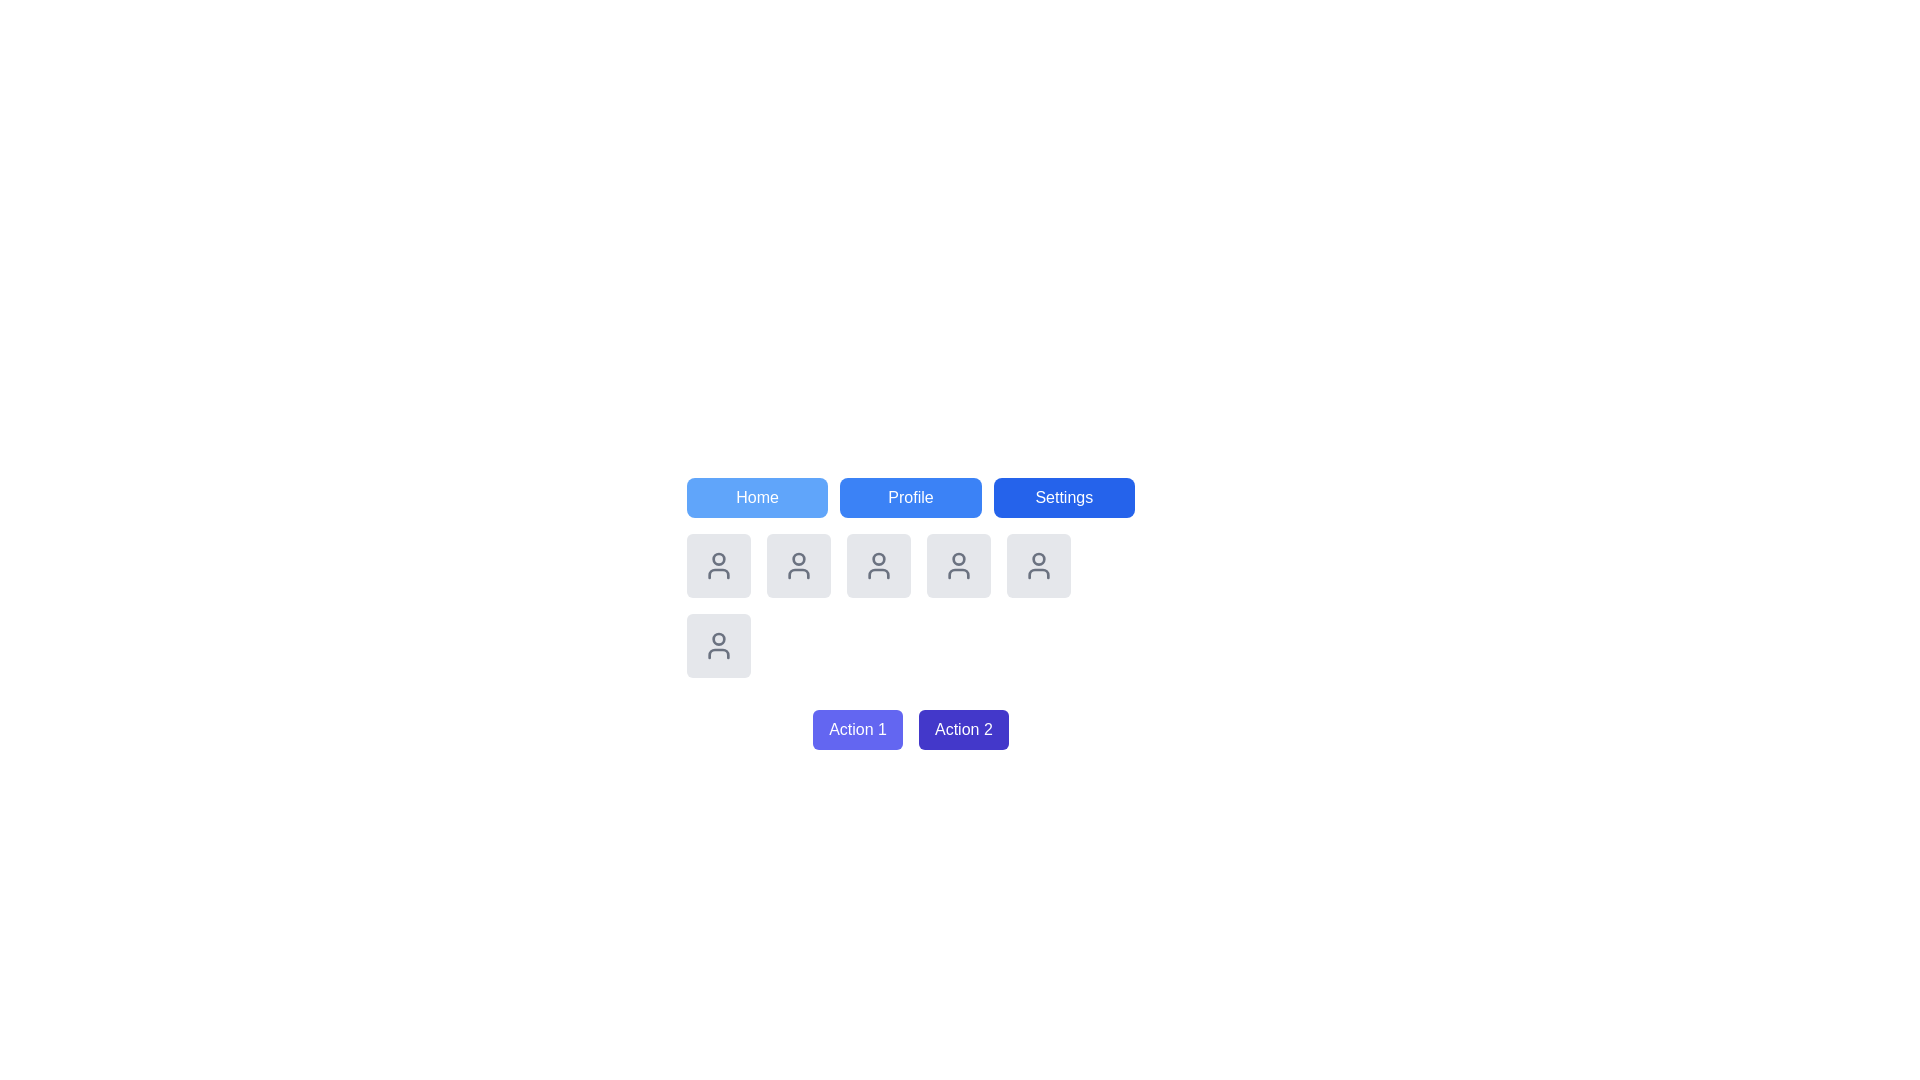 Image resolution: width=1920 pixels, height=1080 pixels. Describe the element at coordinates (958, 574) in the screenshot. I see `the user profile icon located in the second row of icons in the middle column, which is surrounded by similar user profile icons and part of a grid below the navigation bar` at that location.